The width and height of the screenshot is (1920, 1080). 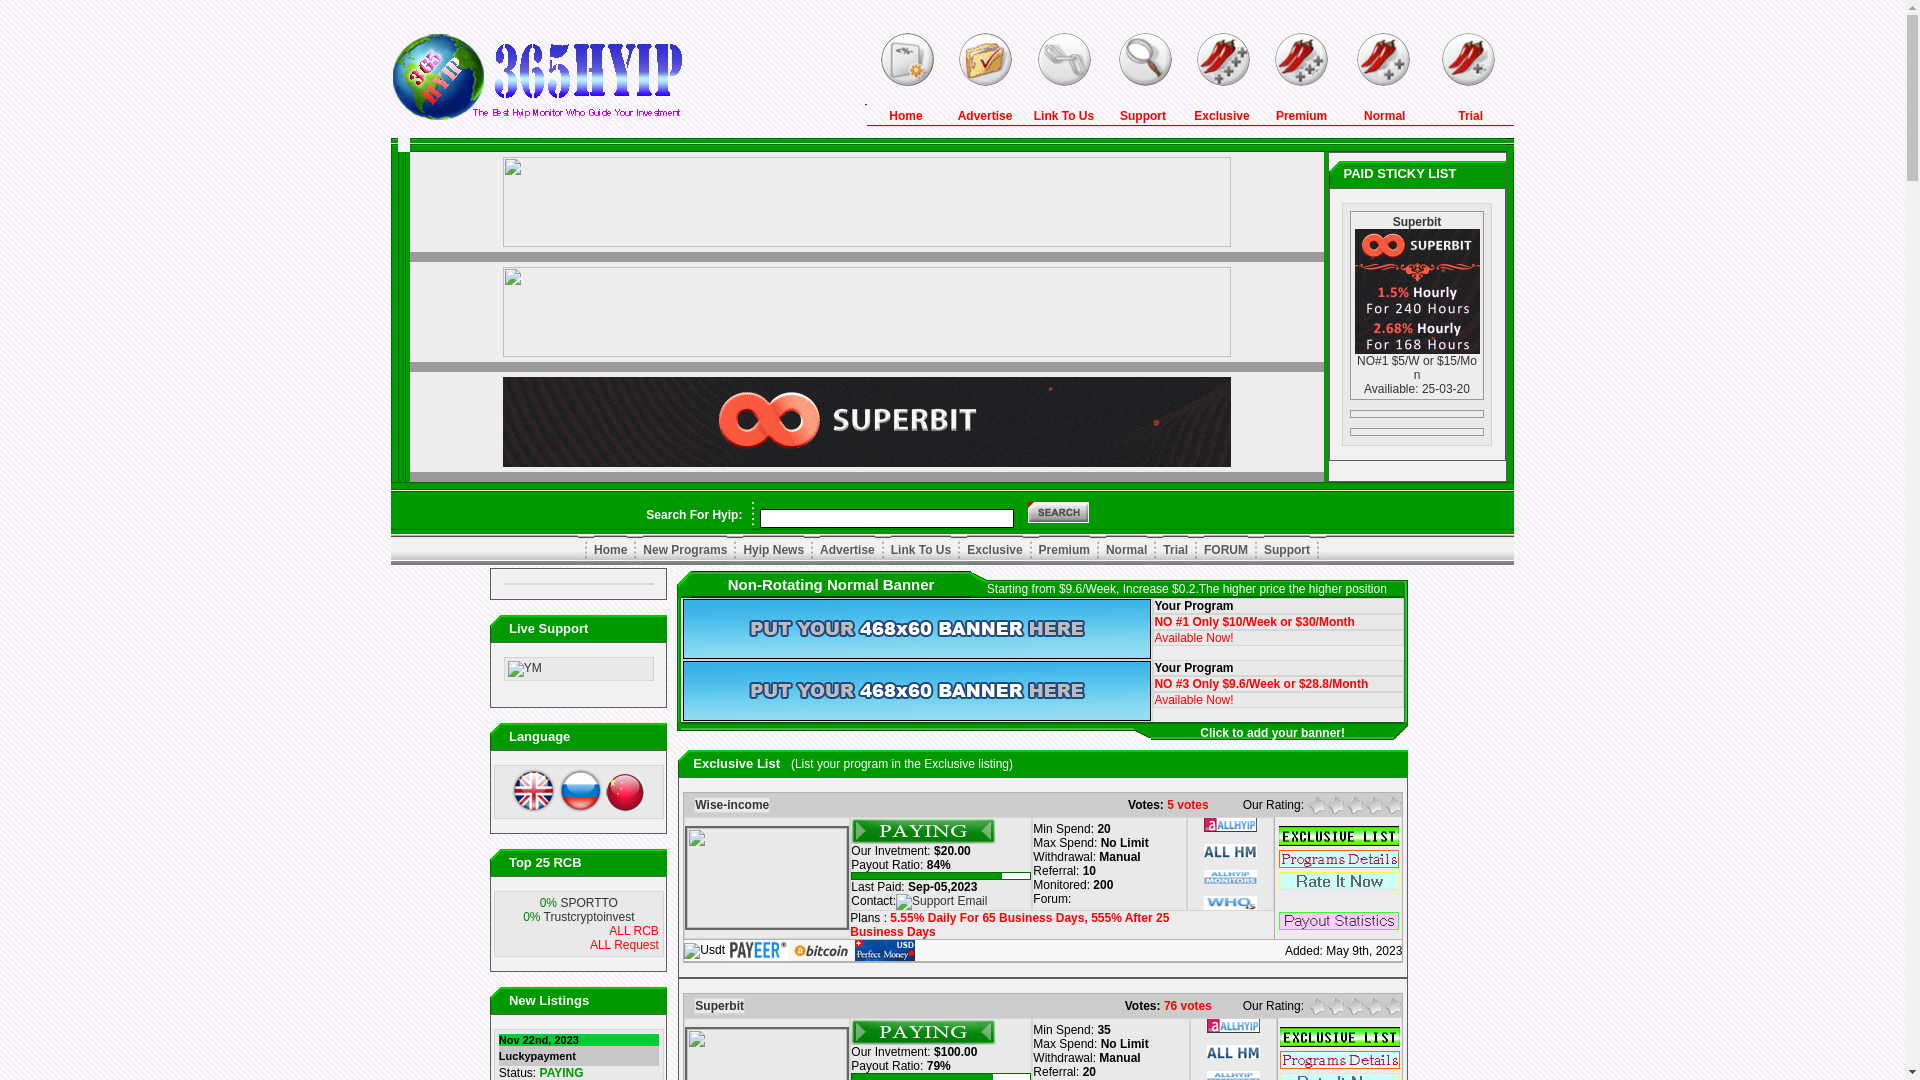 What do you see at coordinates (685, 550) in the screenshot?
I see `'New Programs'` at bounding box center [685, 550].